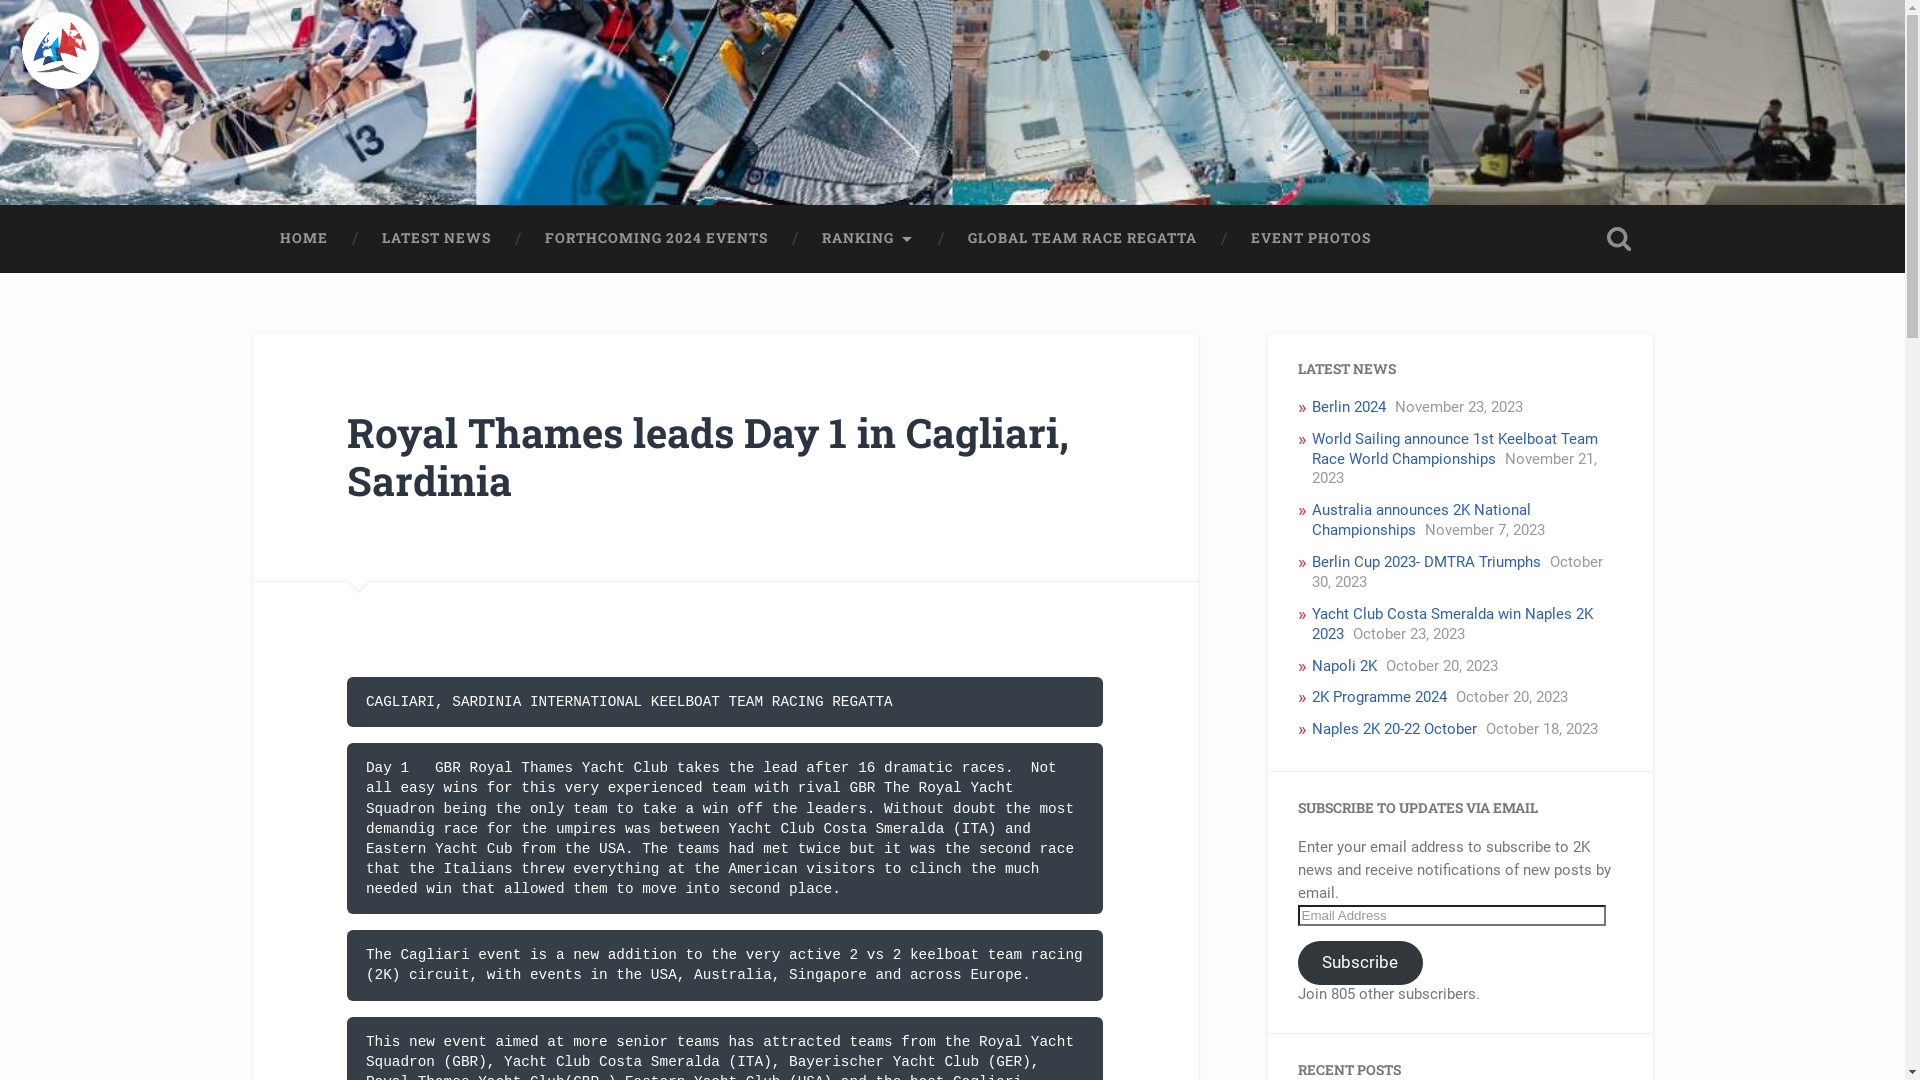 Image resolution: width=1920 pixels, height=1080 pixels. I want to click on 'EVENT PHOTOS', so click(1310, 238).